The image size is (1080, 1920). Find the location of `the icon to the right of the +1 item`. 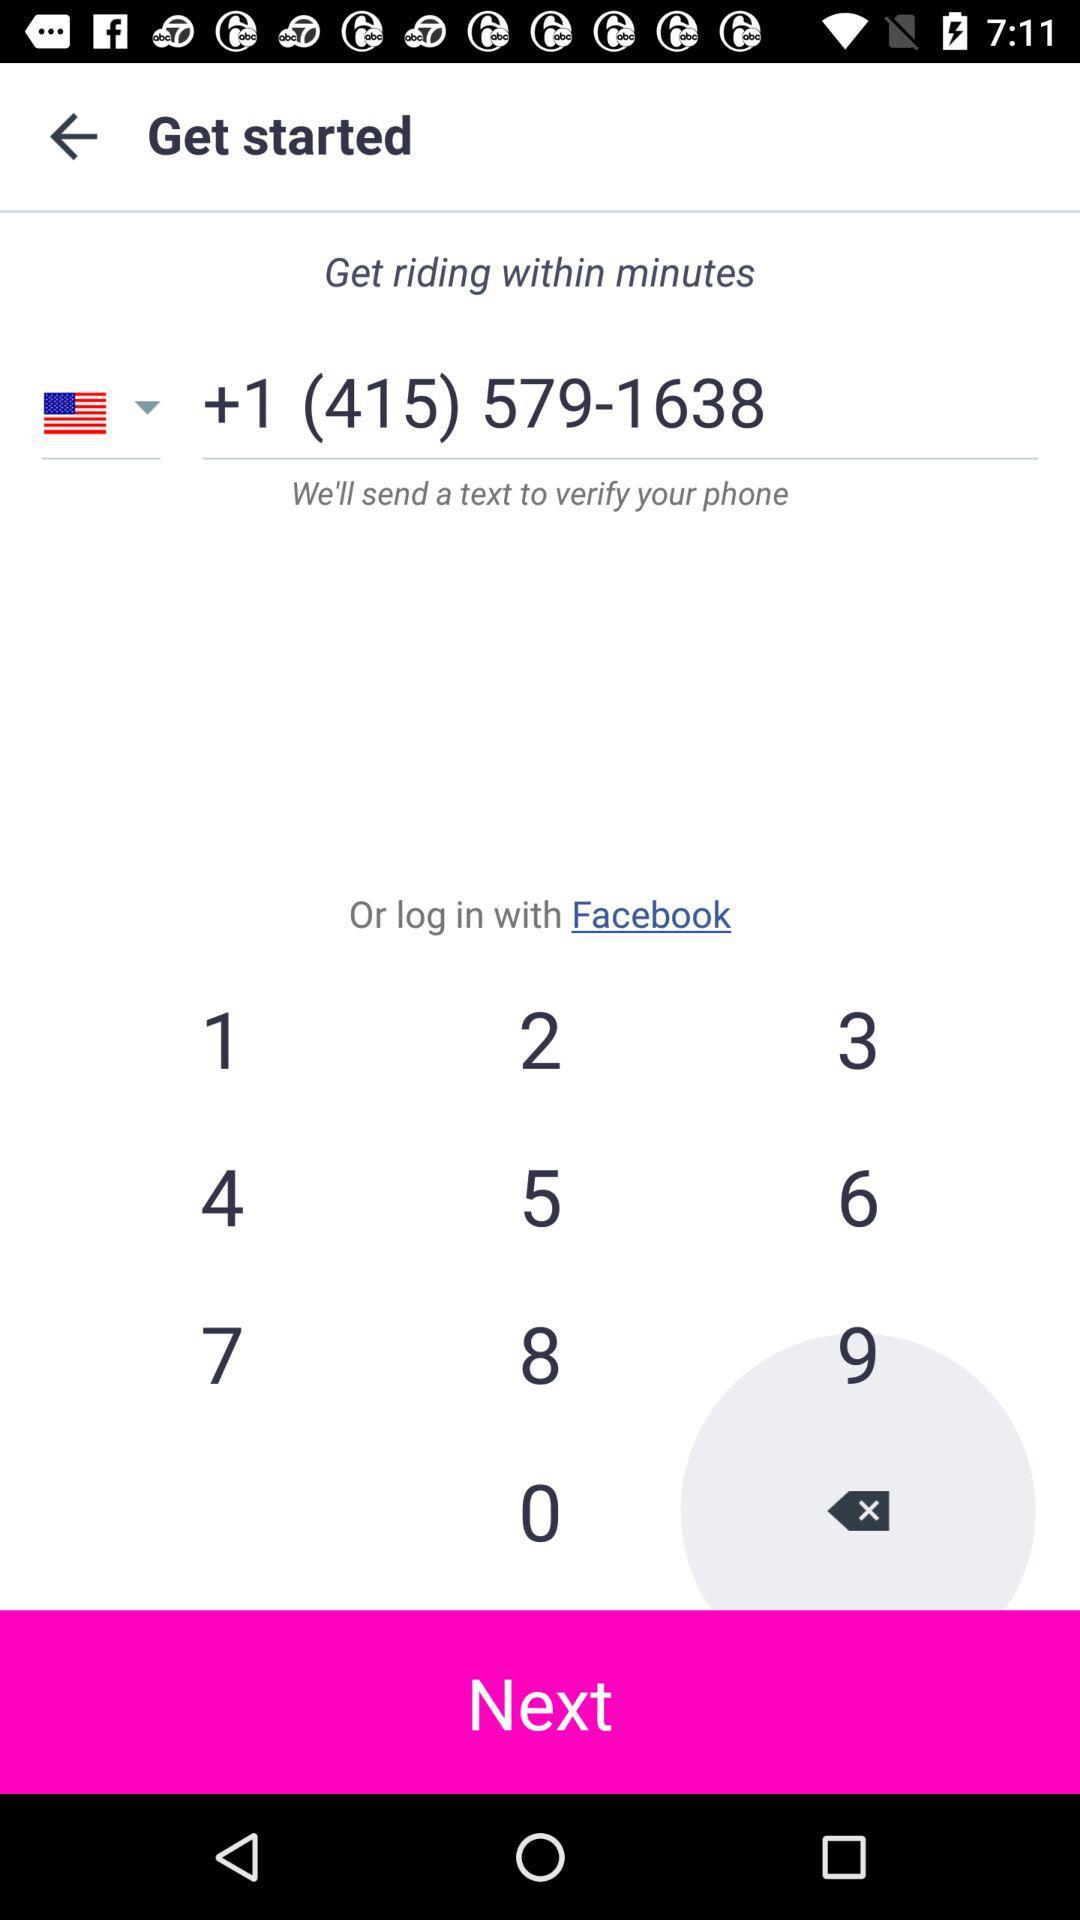

the icon to the right of the +1 item is located at coordinates (532, 393).